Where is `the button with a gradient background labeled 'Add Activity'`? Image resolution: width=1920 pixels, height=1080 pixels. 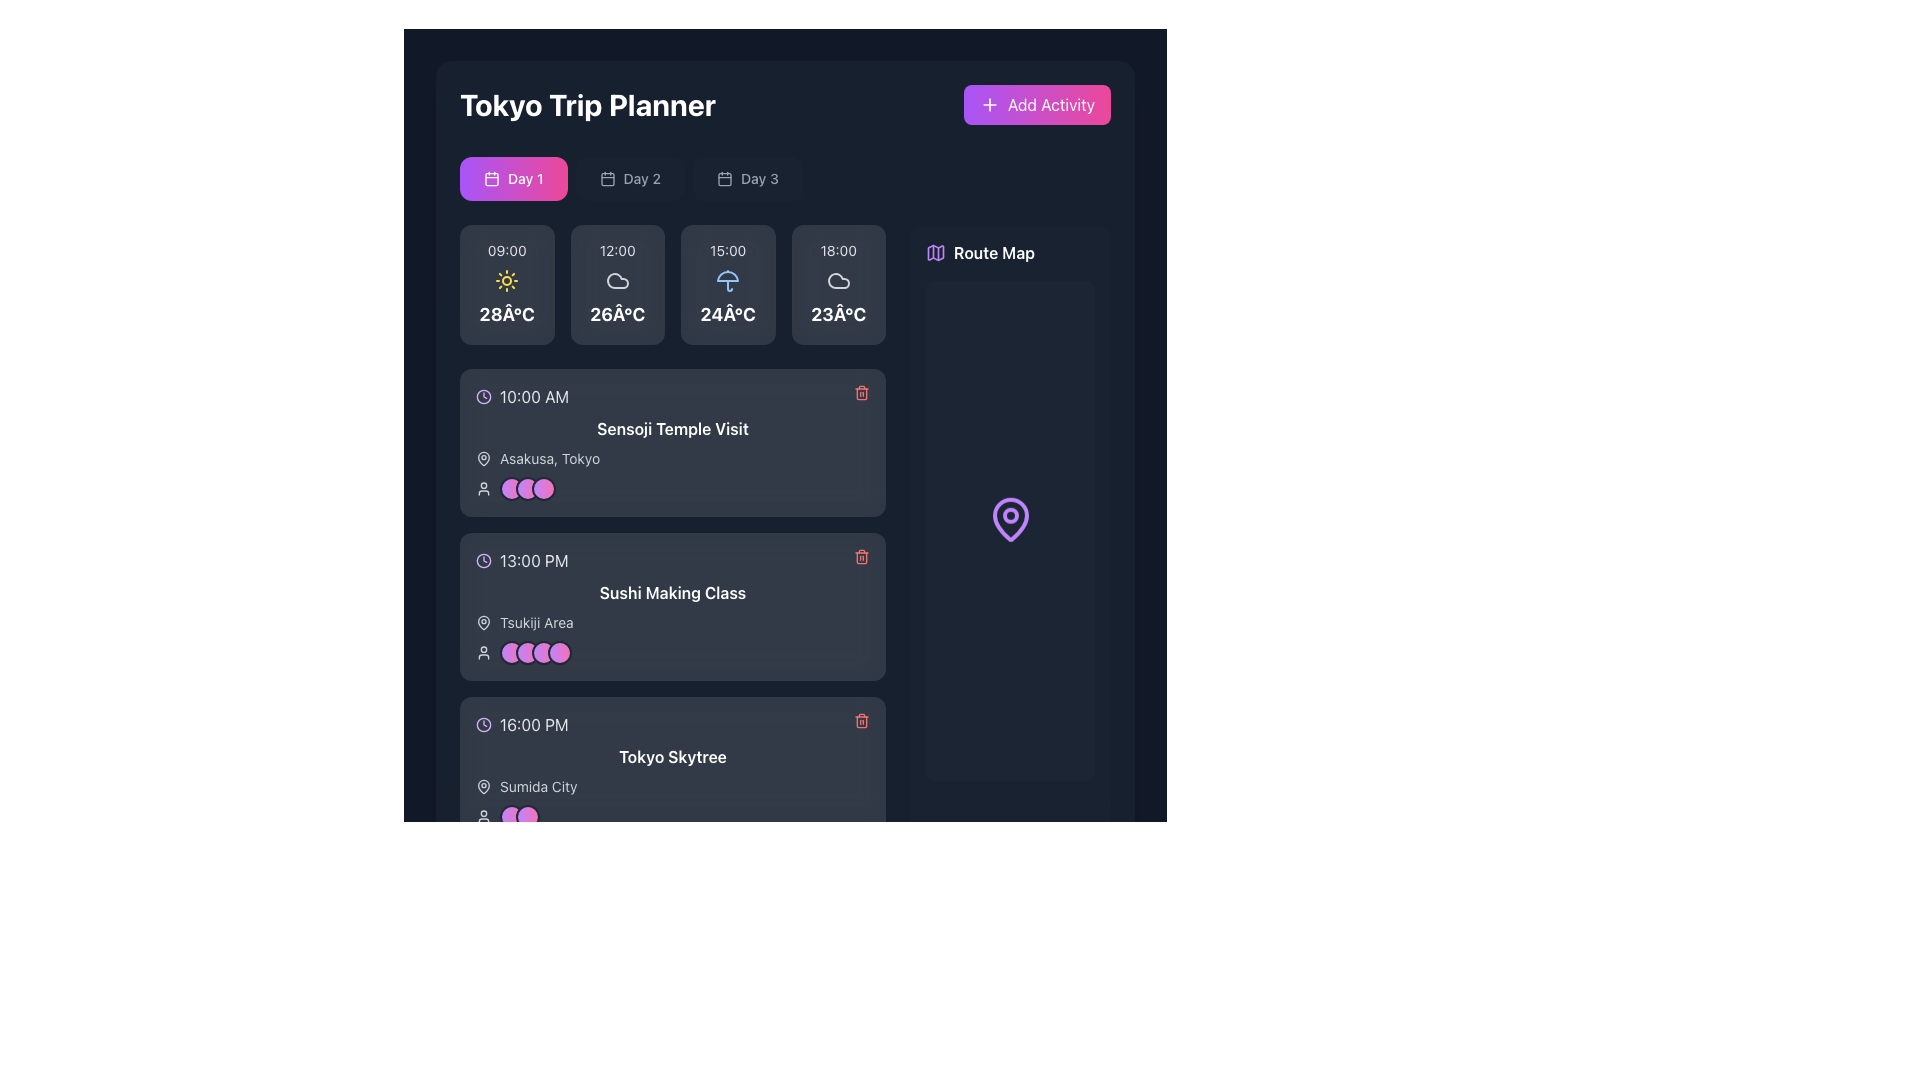
the button with a gradient background labeled 'Add Activity' is located at coordinates (1037, 104).